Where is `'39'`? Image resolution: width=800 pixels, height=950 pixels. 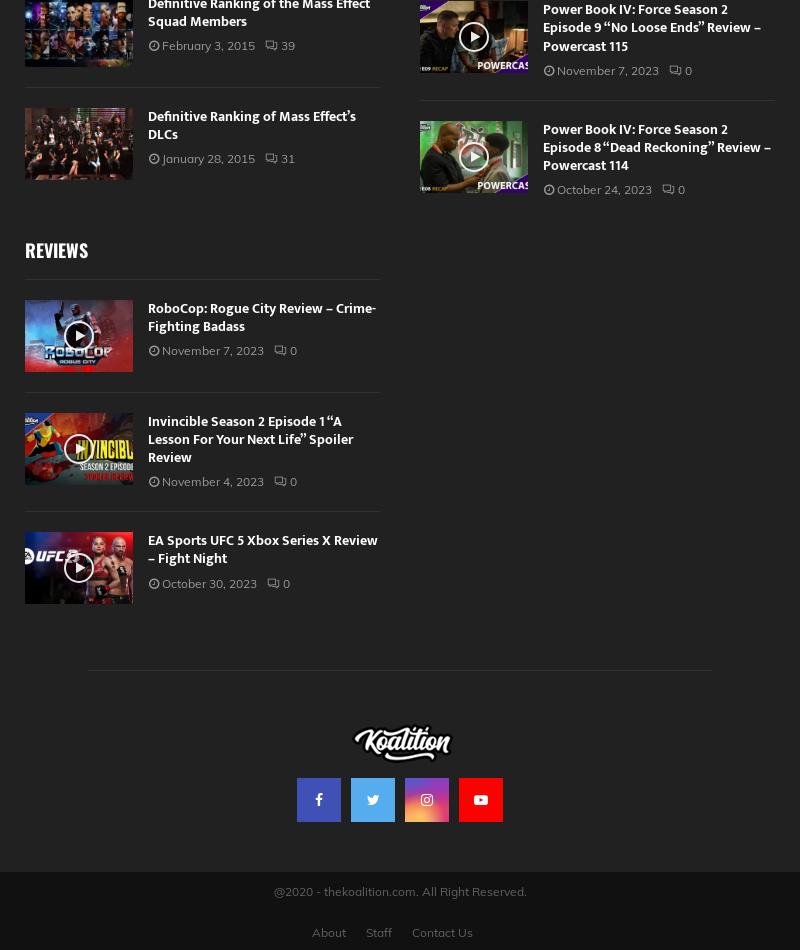 '39' is located at coordinates (288, 44).